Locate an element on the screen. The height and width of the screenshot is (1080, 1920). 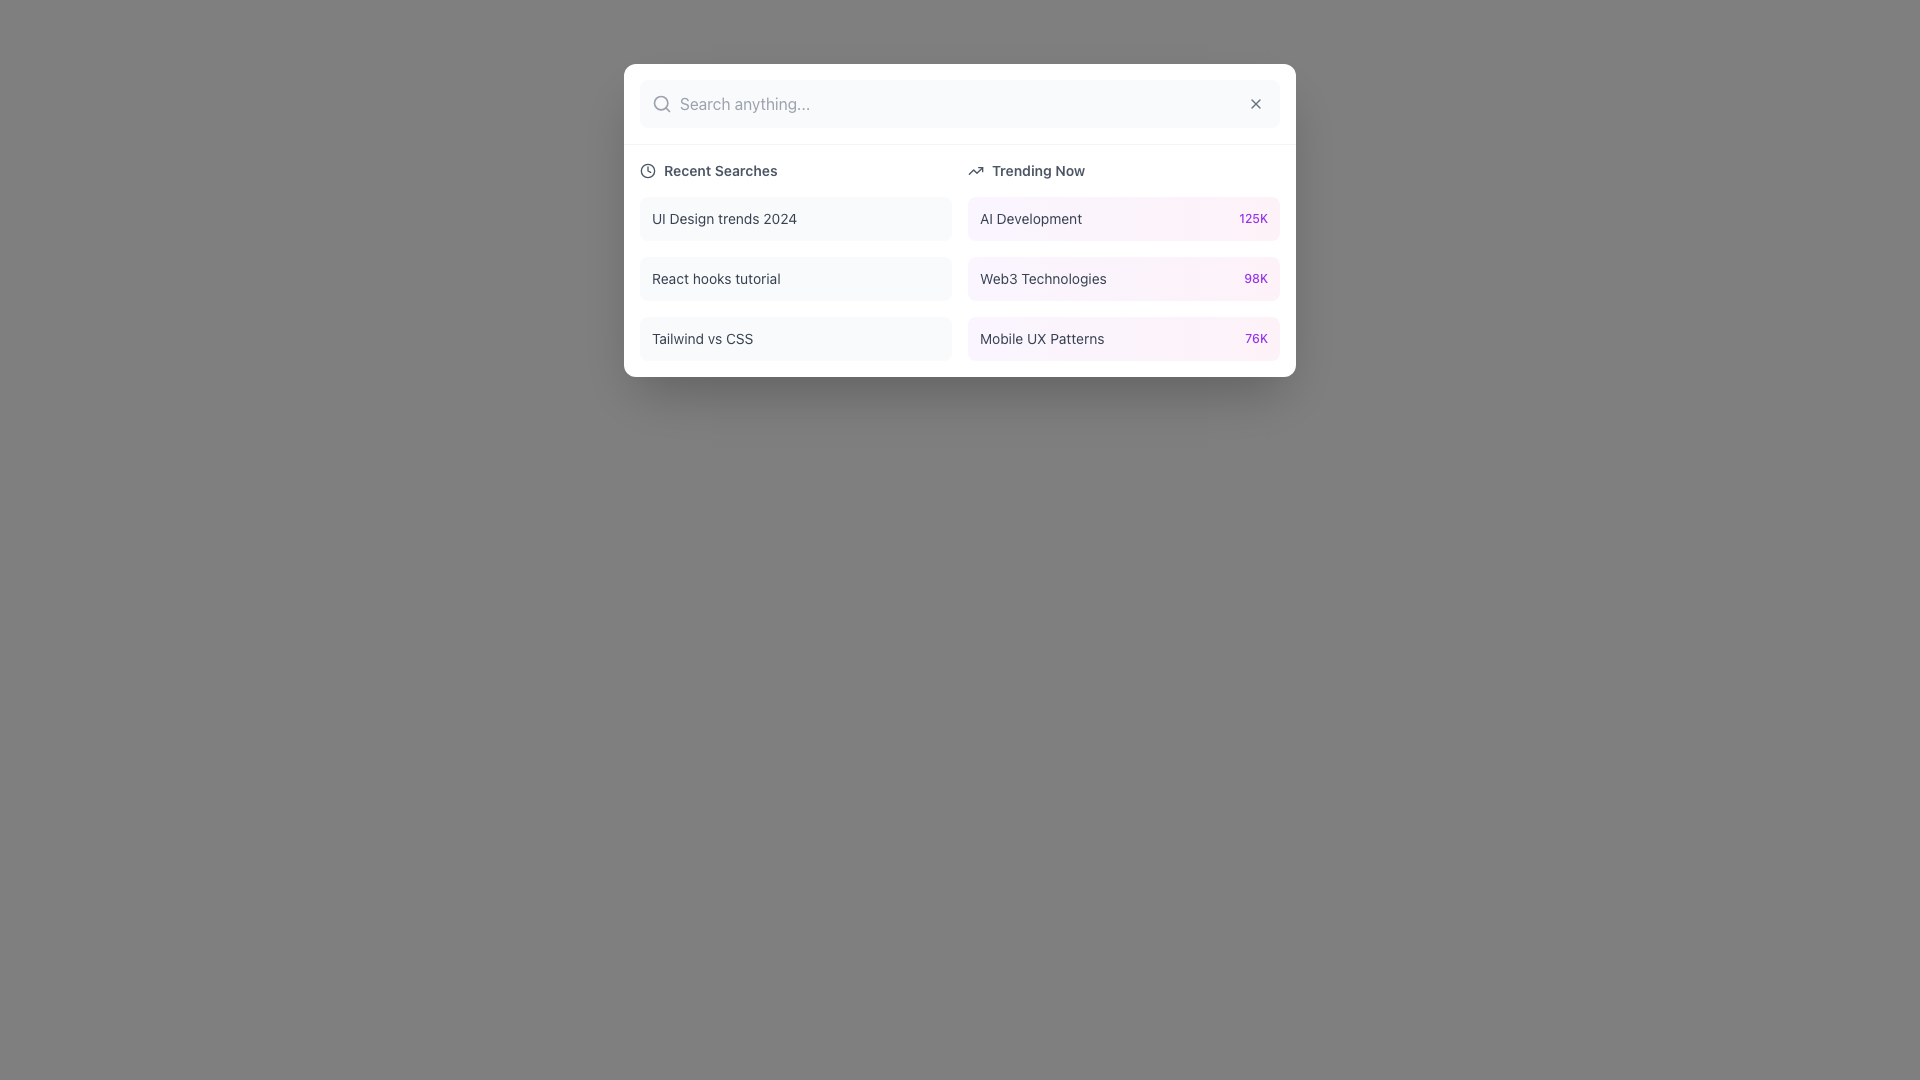
the second item in the 'Recent Searches' list is located at coordinates (795, 260).